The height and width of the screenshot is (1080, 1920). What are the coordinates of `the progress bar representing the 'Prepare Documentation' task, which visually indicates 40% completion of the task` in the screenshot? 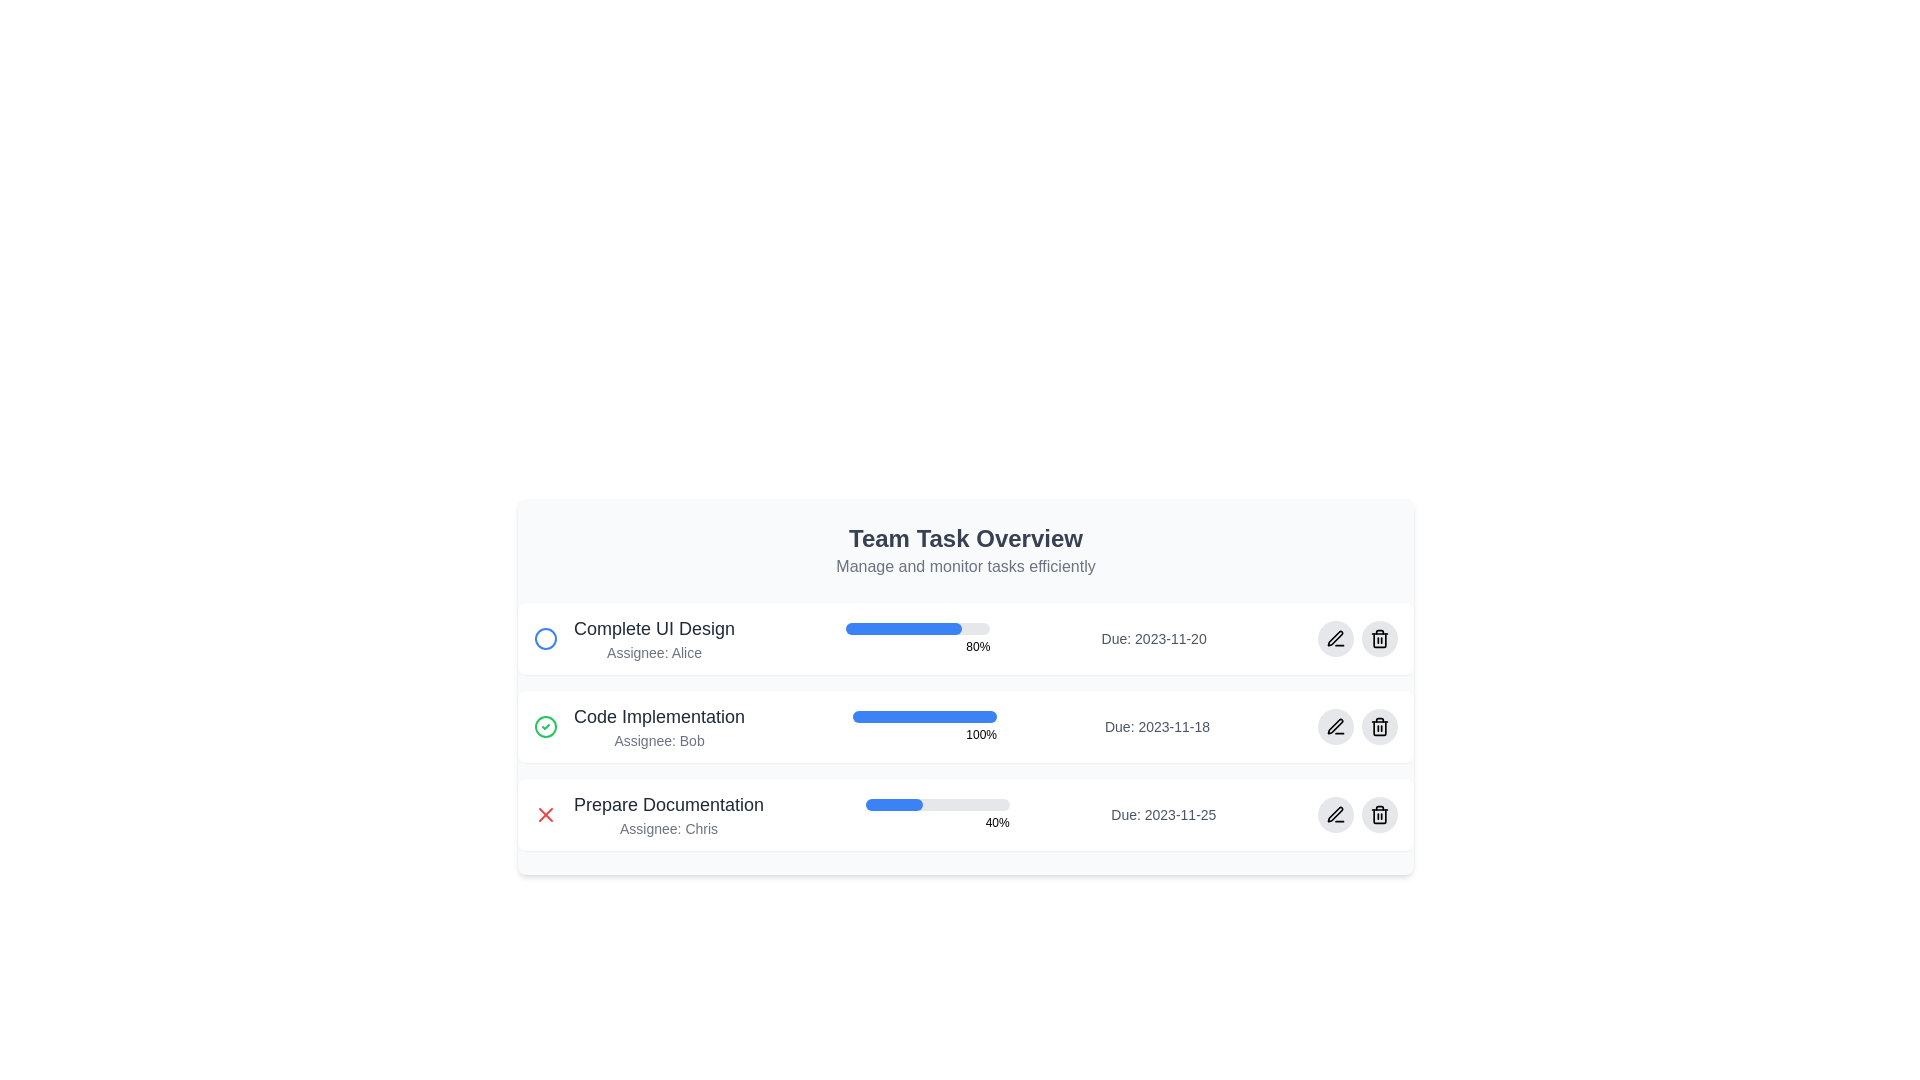 It's located at (936, 804).